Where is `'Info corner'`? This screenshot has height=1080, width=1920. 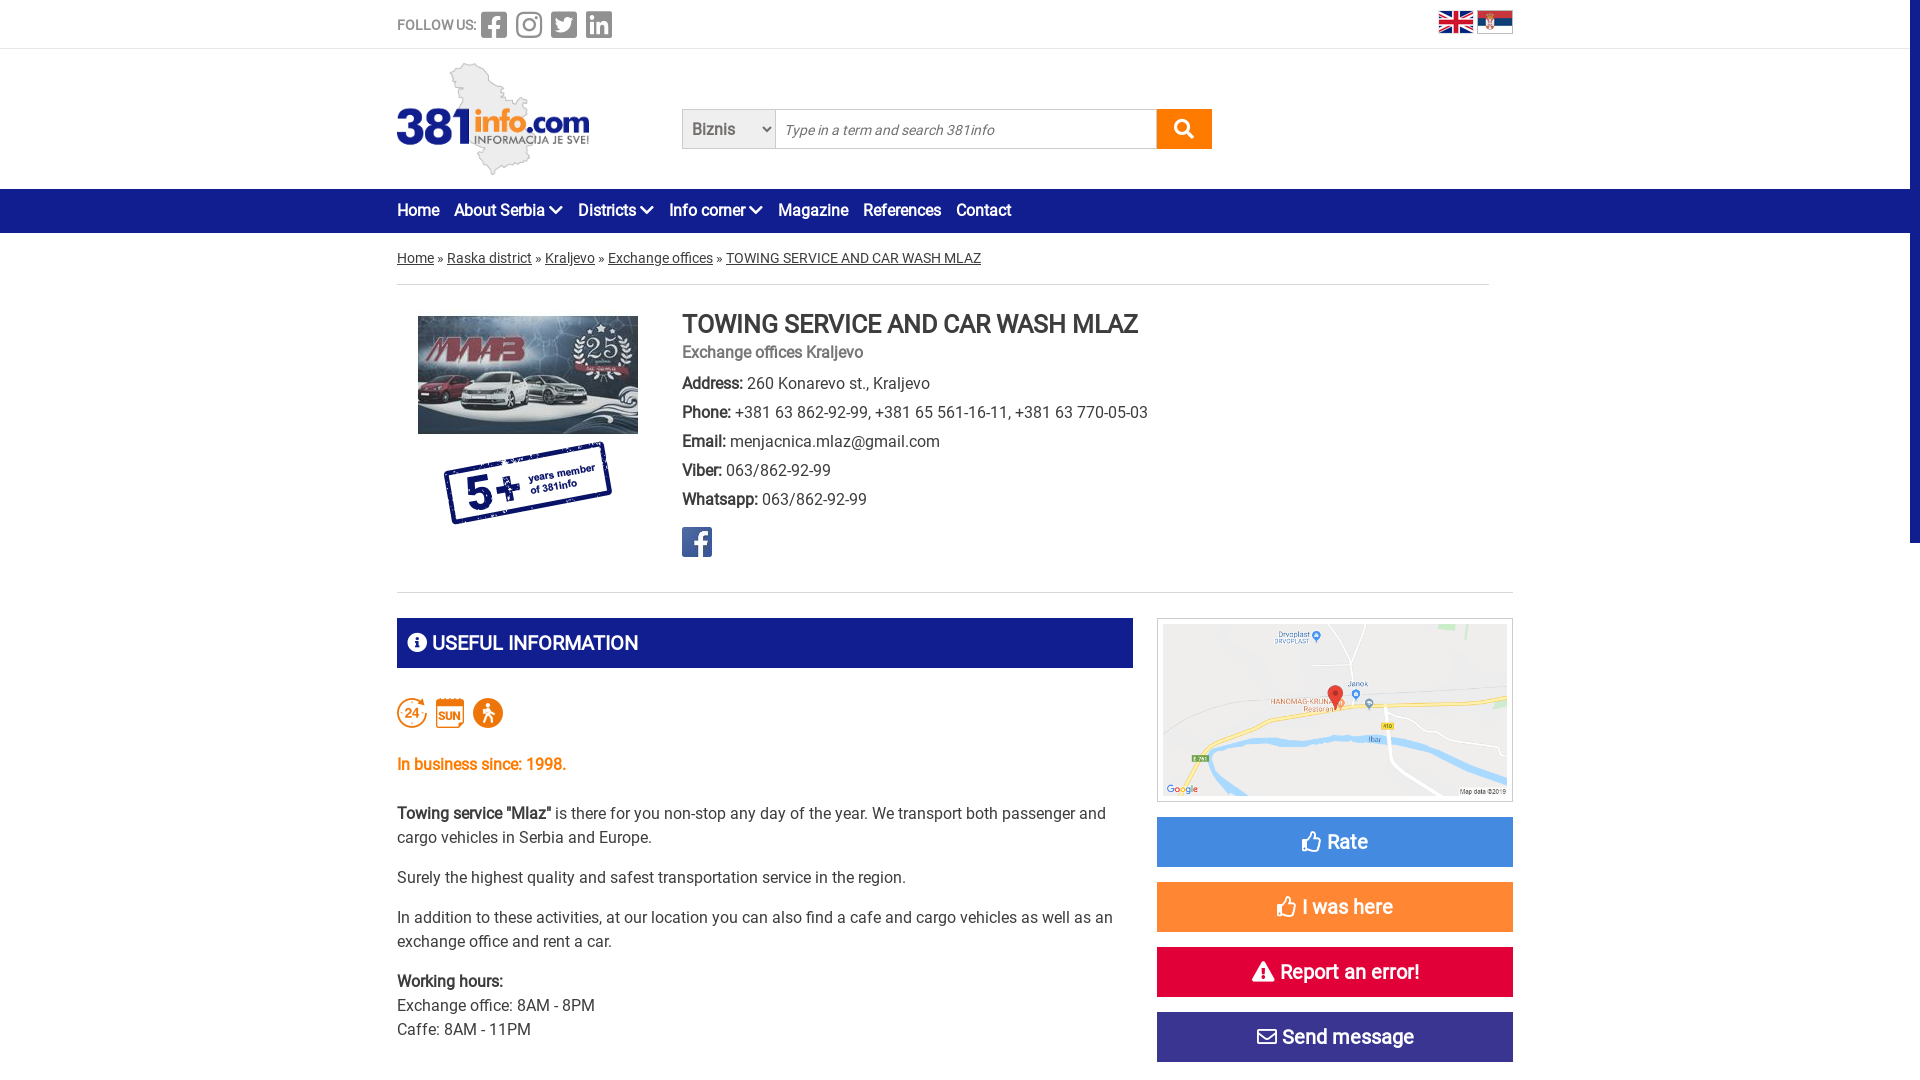
'Info corner' is located at coordinates (715, 211).